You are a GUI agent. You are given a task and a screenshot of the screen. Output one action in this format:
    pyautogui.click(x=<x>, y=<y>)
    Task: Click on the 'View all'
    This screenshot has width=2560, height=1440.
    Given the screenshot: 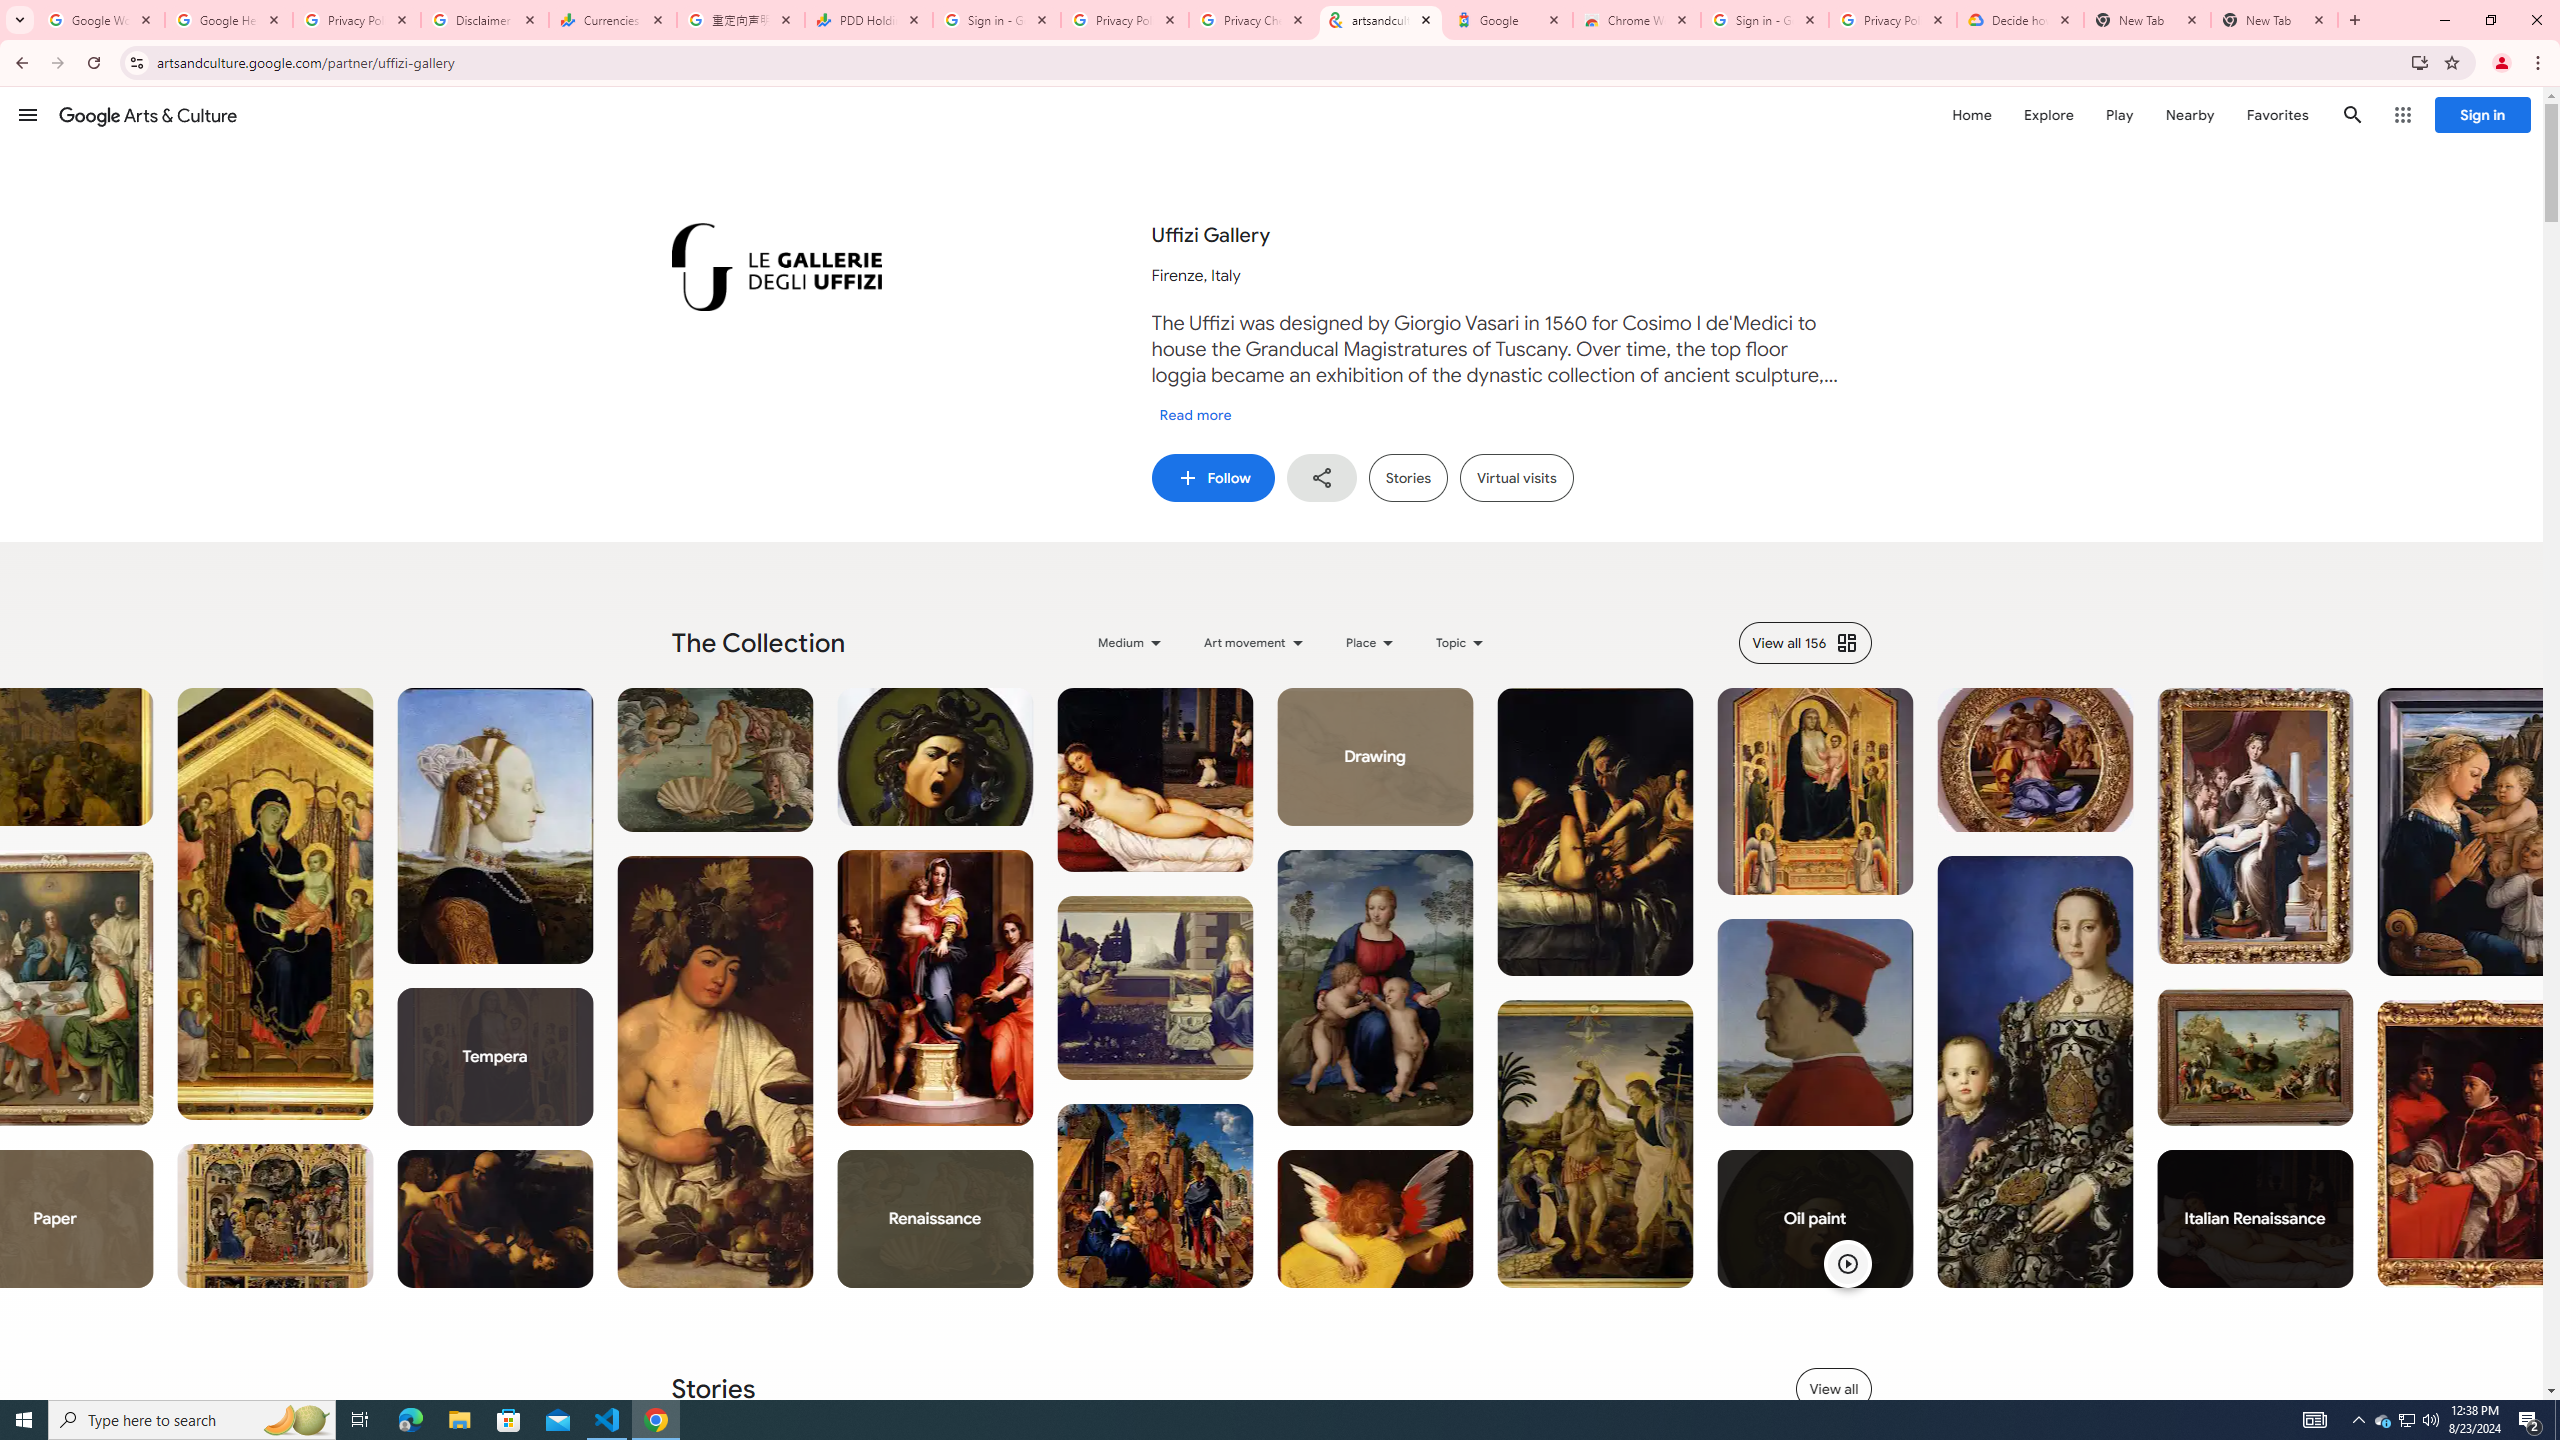 What is the action you would take?
    pyautogui.click(x=1834, y=1387)
    